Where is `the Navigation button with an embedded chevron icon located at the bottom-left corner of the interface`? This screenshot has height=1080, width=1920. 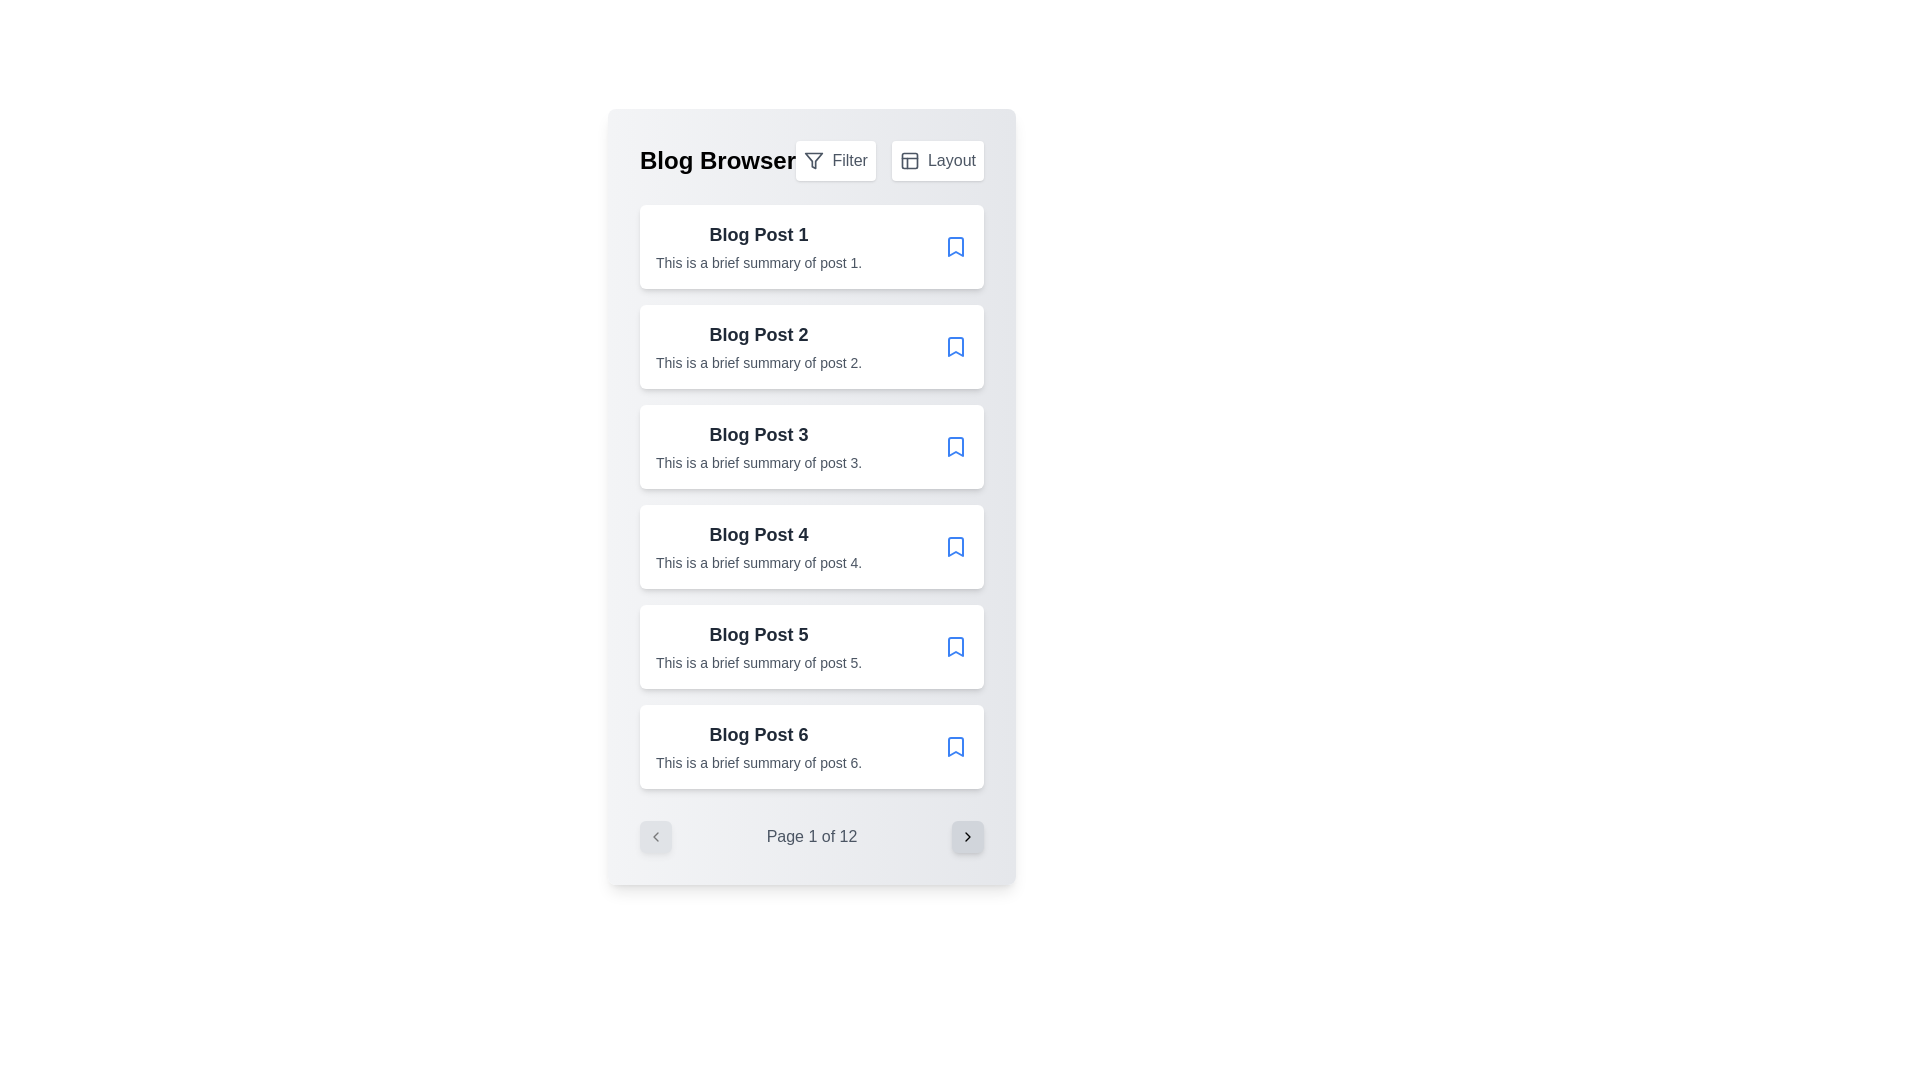 the Navigation button with an embedded chevron icon located at the bottom-left corner of the interface is located at coordinates (656, 837).